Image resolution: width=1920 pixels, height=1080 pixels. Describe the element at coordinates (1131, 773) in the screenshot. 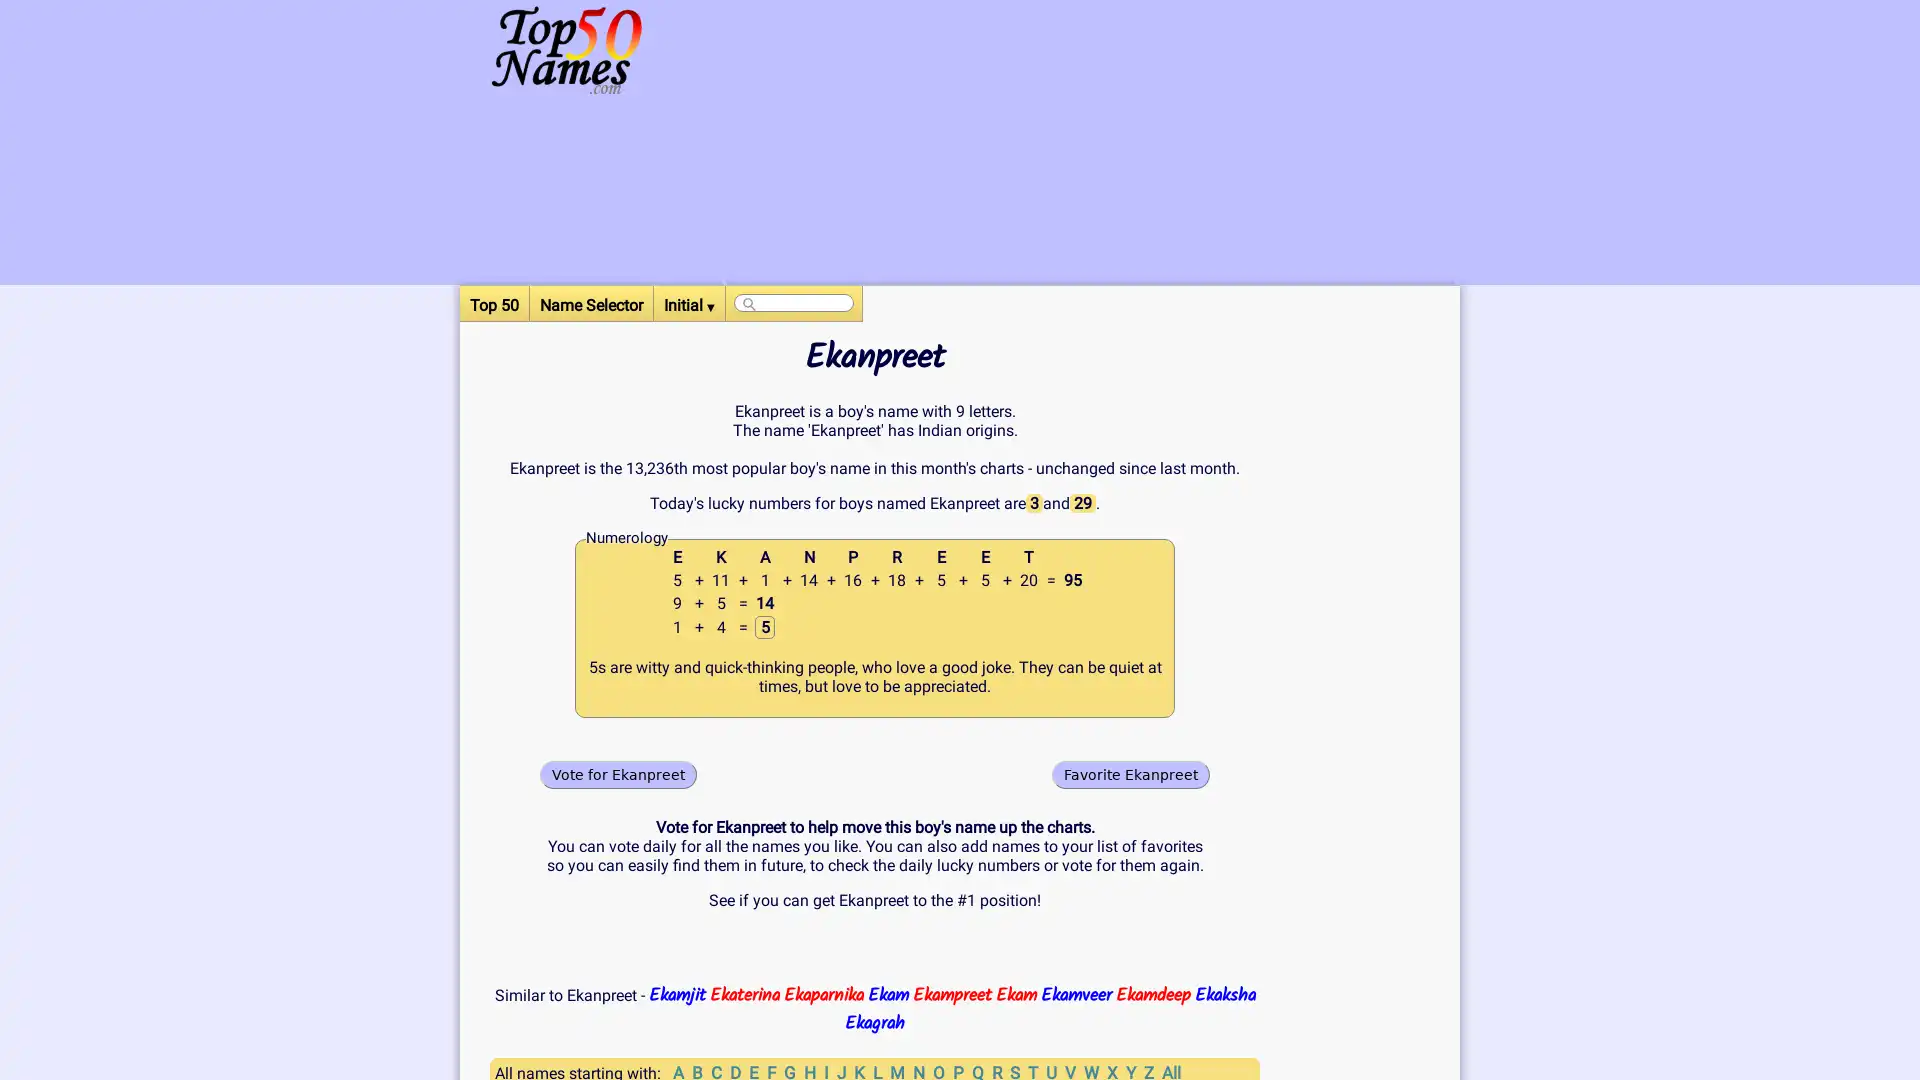

I see `Favorite Ekanpreet` at that location.